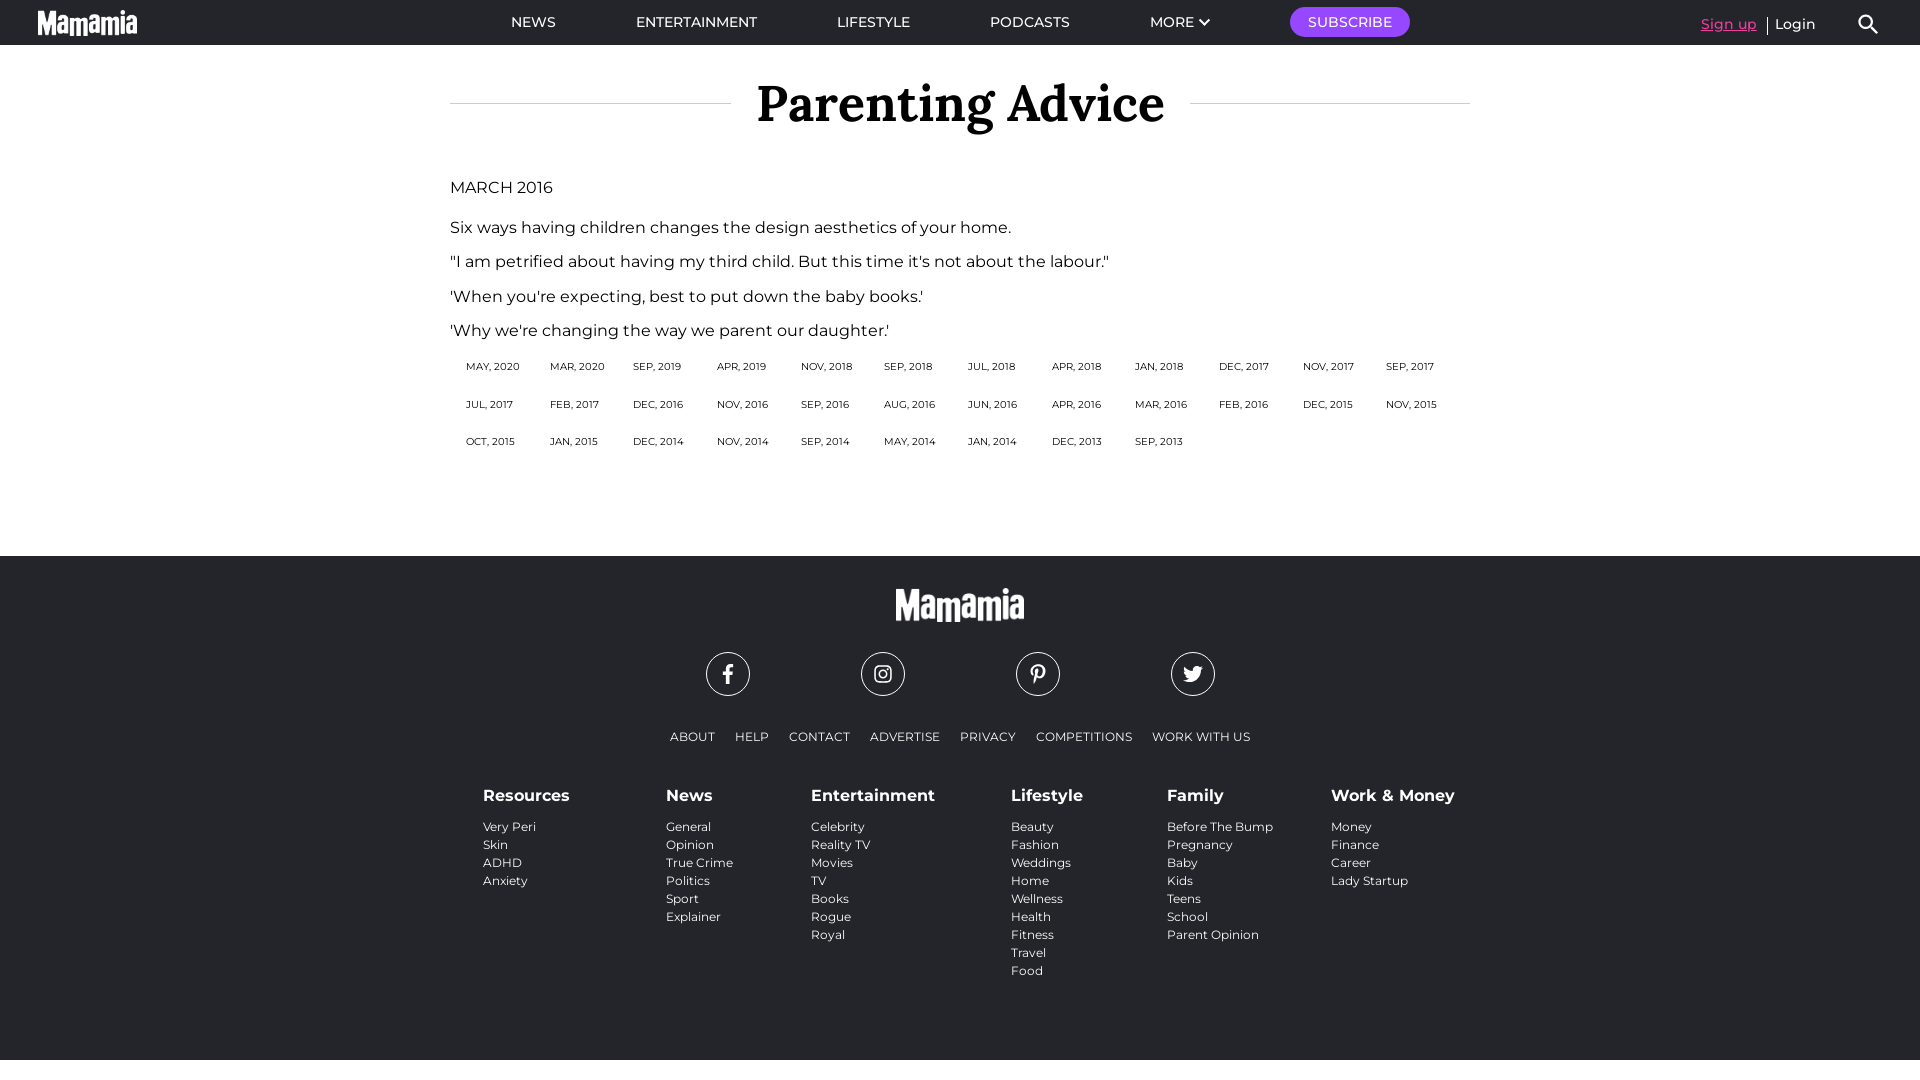 The image size is (1920, 1080). I want to click on 'NOV, 2017', so click(1328, 366).